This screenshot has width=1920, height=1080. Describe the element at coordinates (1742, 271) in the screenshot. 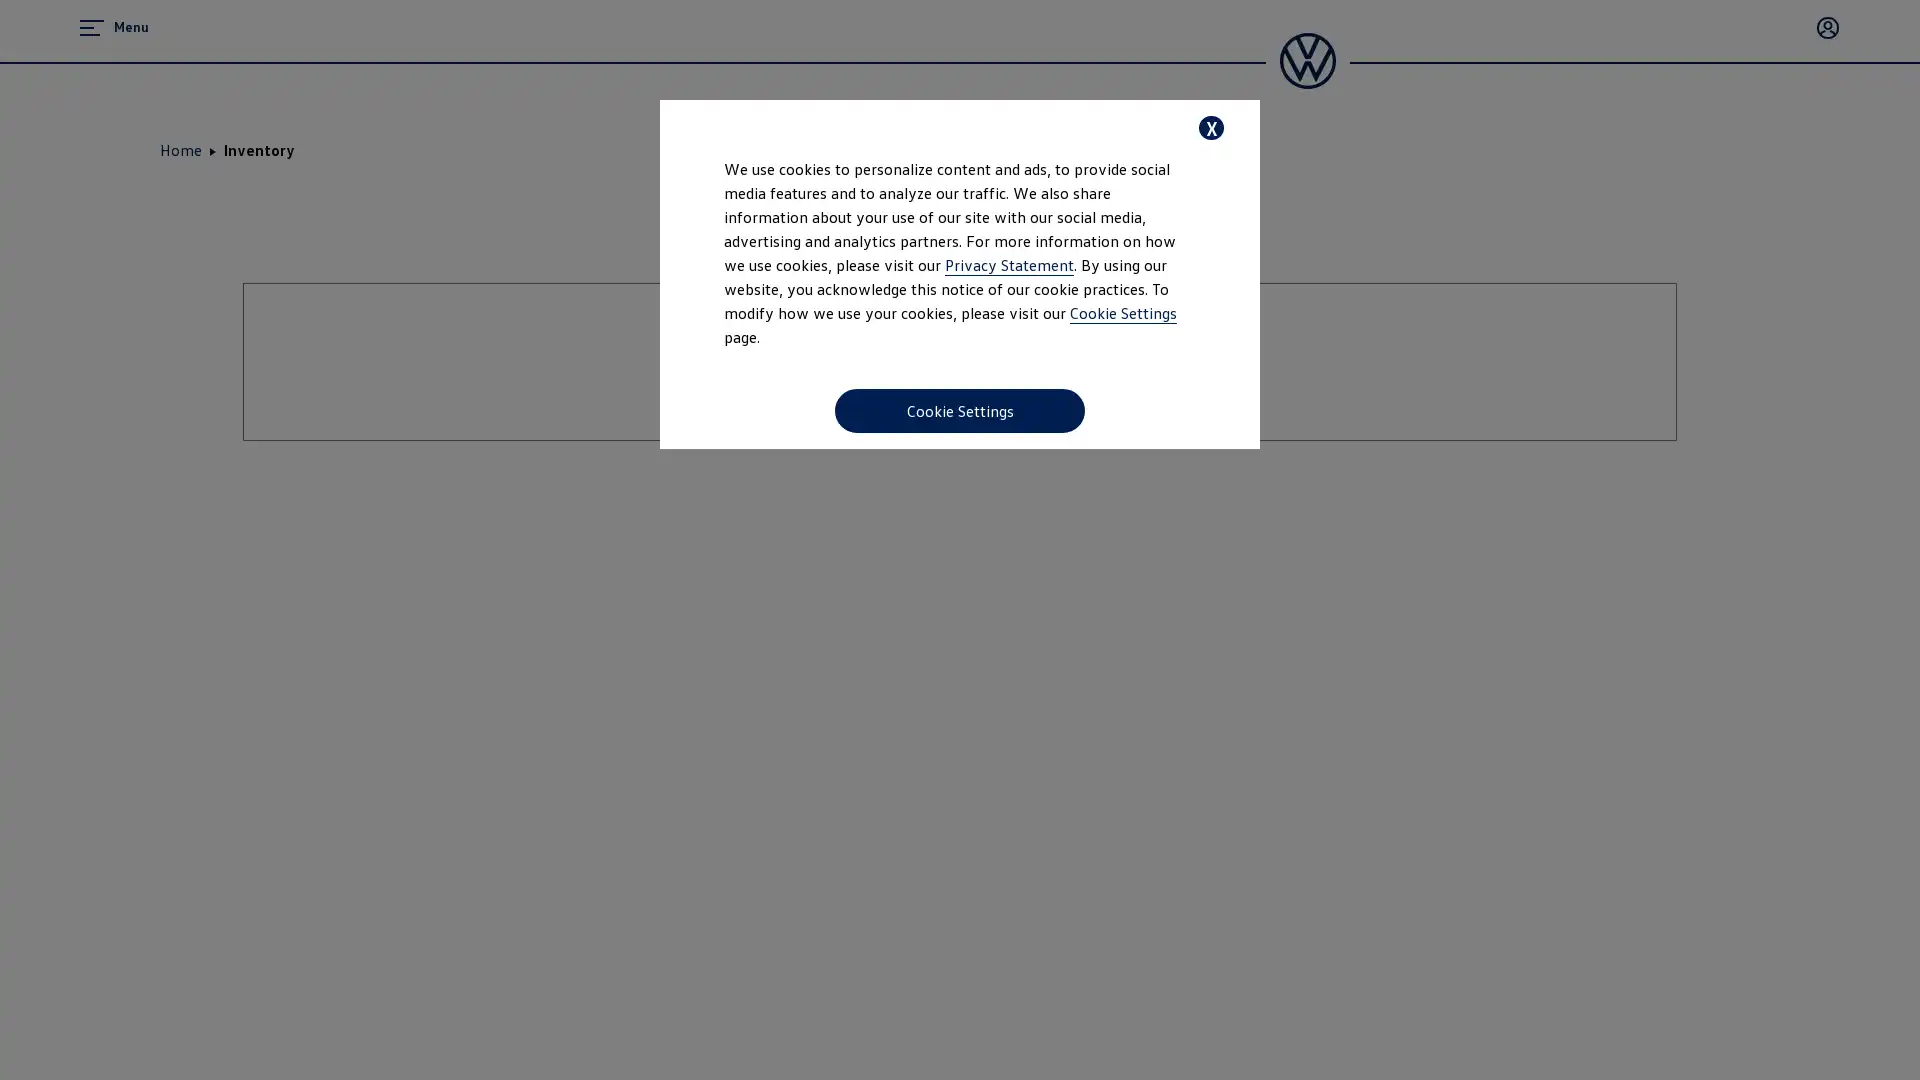

I see `95141` at that location.